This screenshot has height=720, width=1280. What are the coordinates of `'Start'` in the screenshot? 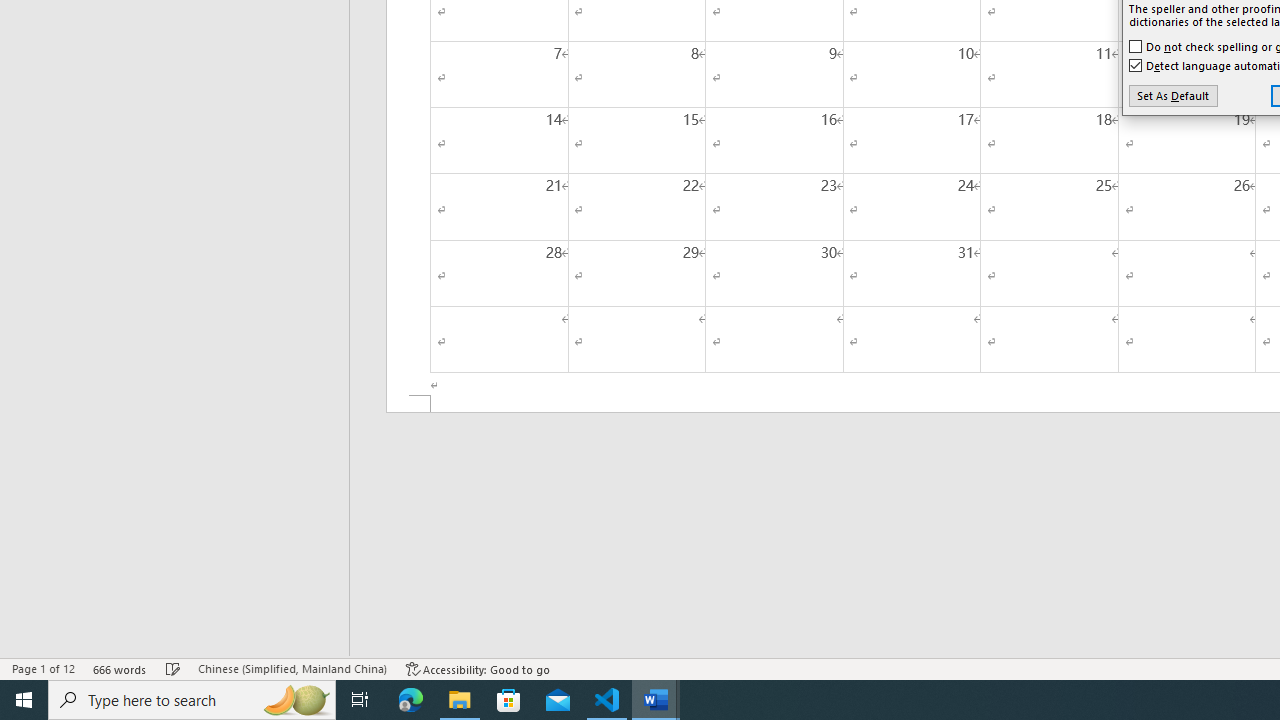 It's located at (24, 698).